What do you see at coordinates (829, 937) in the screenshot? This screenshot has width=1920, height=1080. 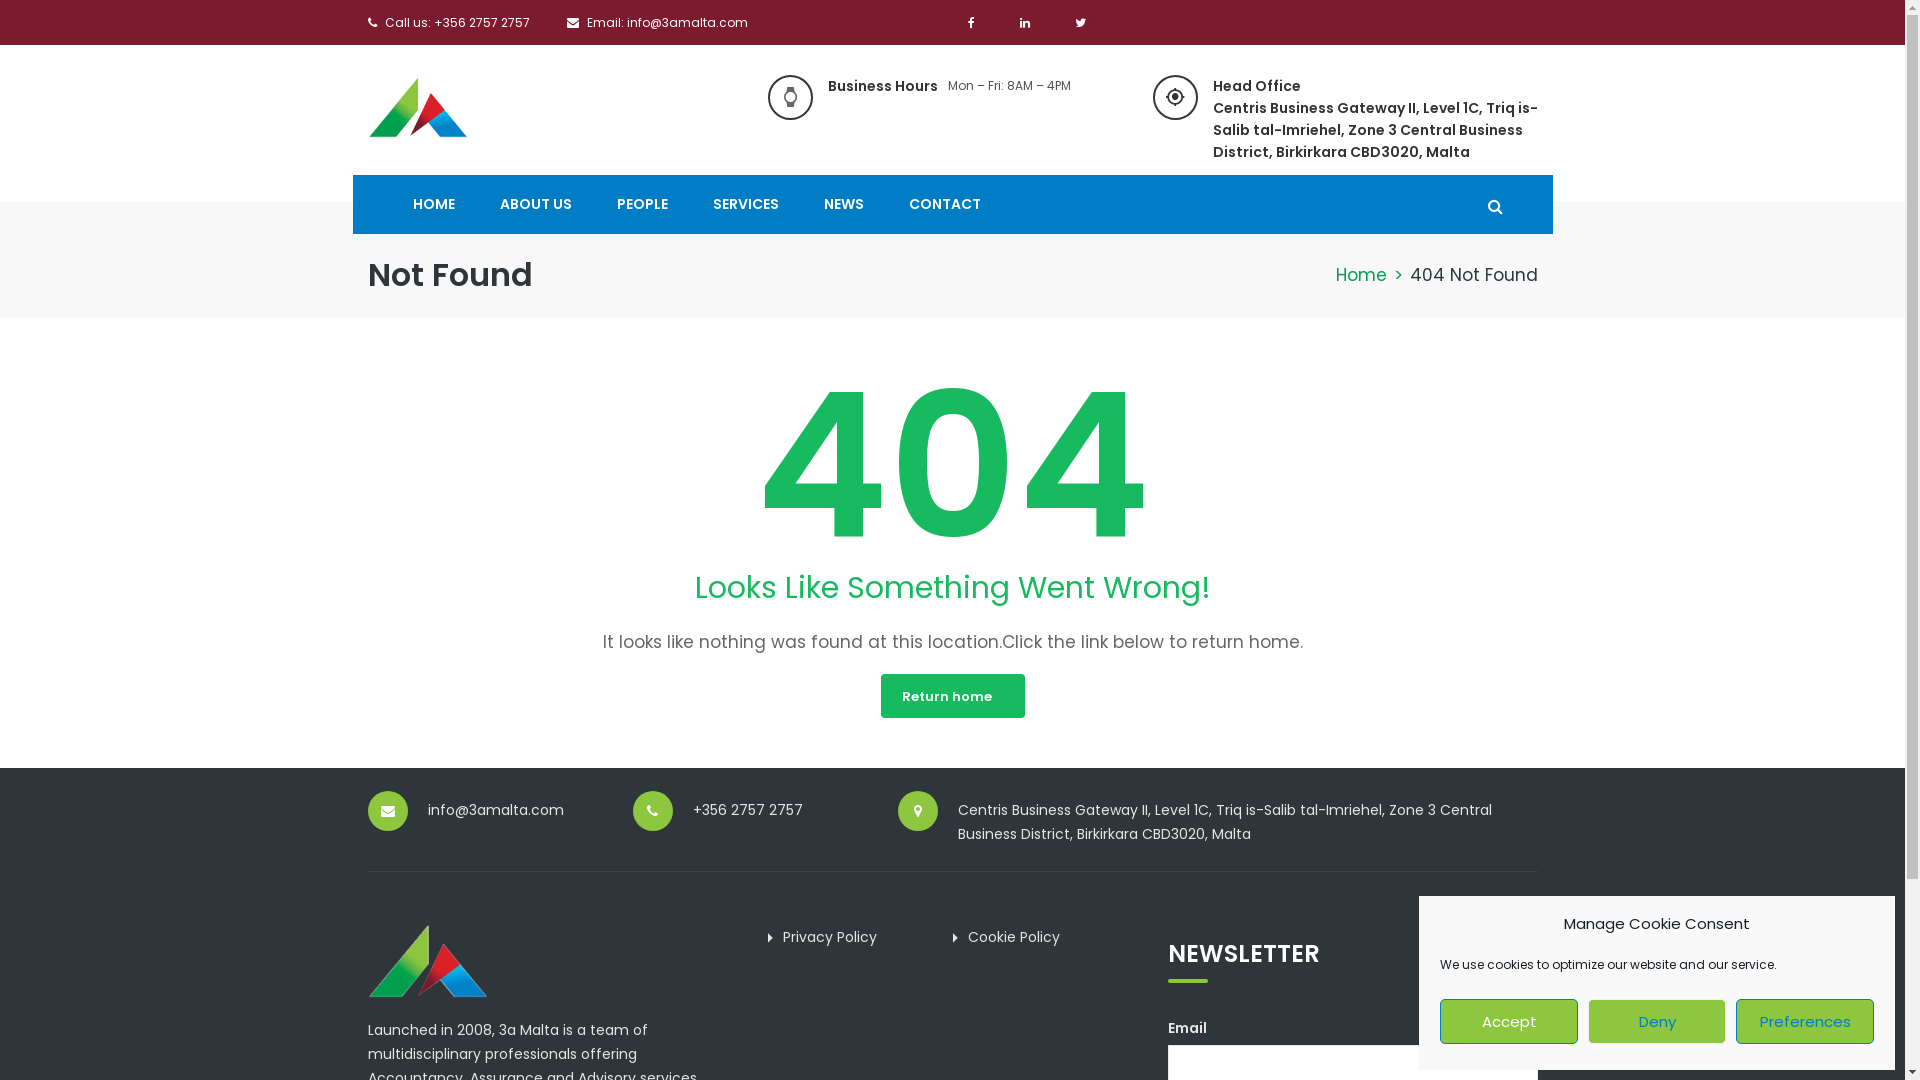 I see `'Privacy Policy'` at bounding box center [829, 937].